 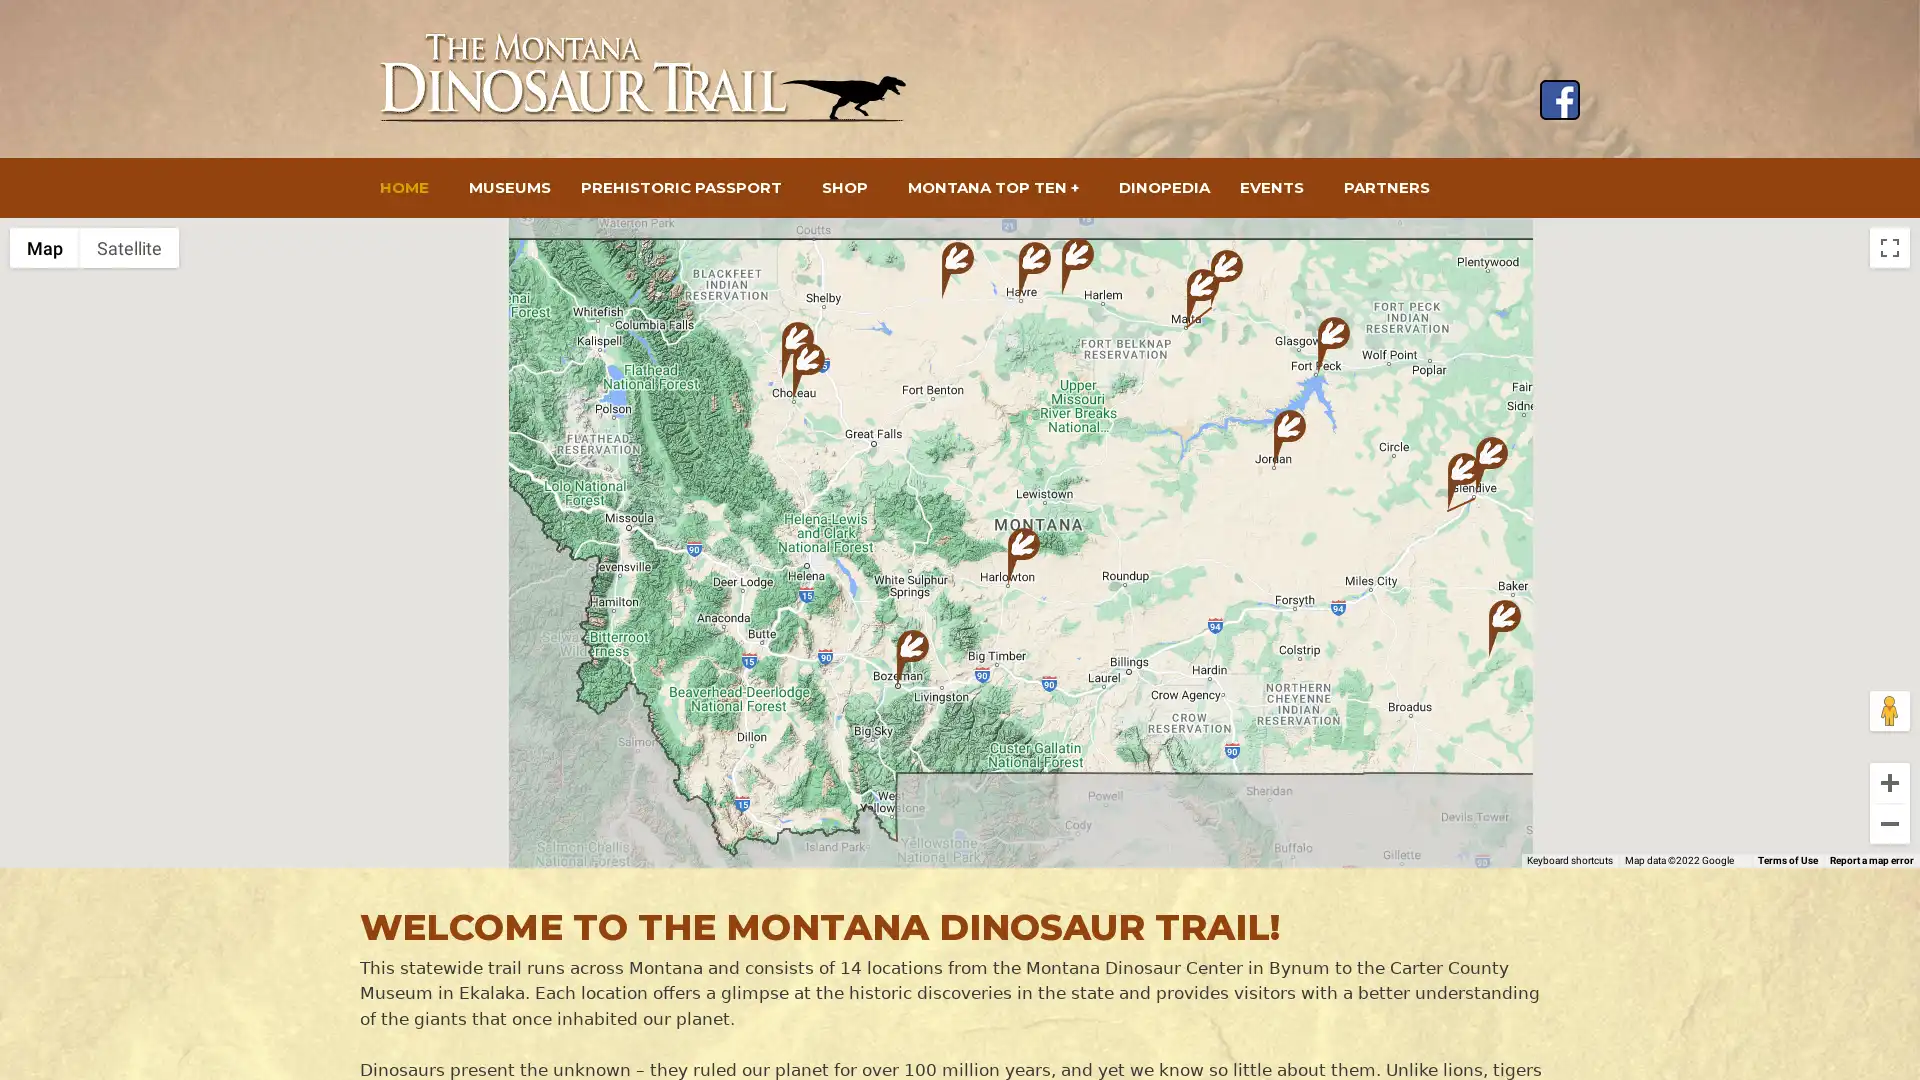 What do you see at coordinates (1077, 265) in the screenshot?
I see `Blaine County Museum` at bounding box center [1077, 265].